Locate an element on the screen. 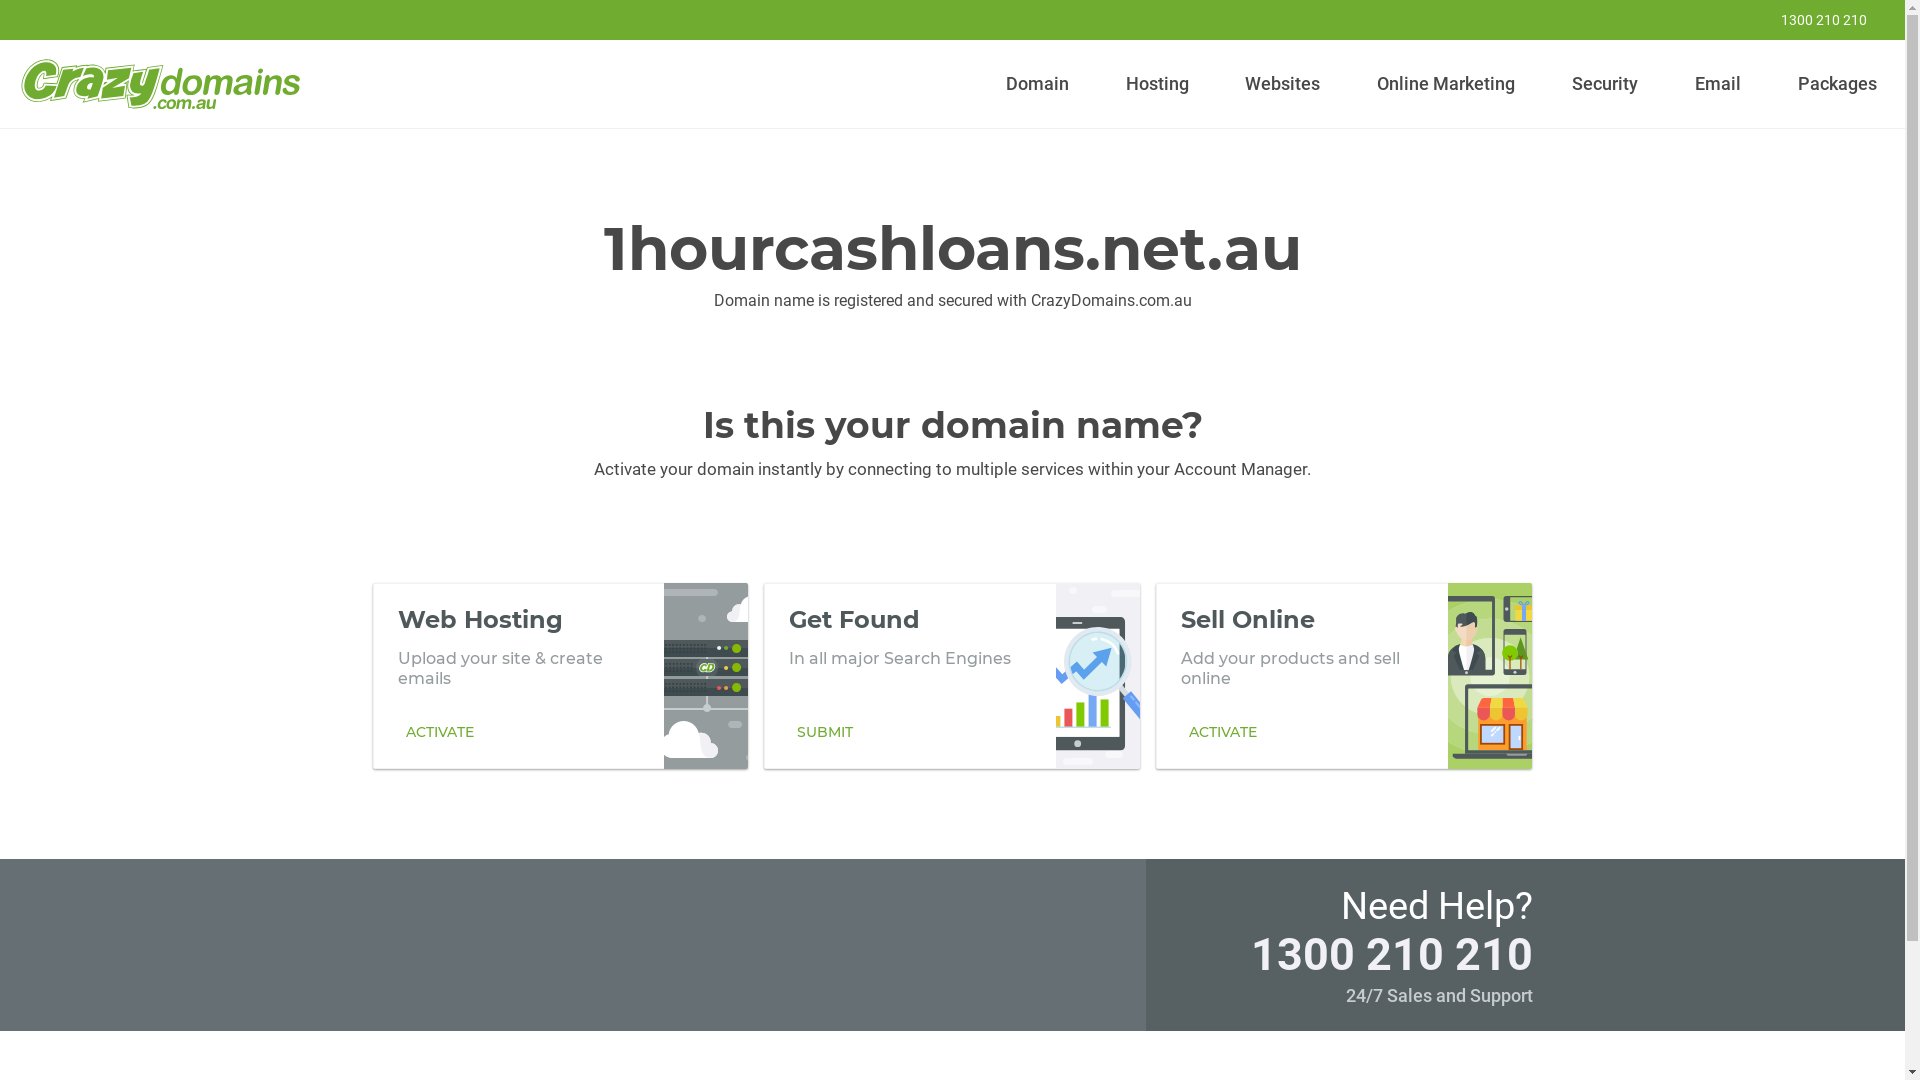 The height and width of the screenshot is (1080, 1920). '1300 210 210' is located at coordinates (1736, 19).